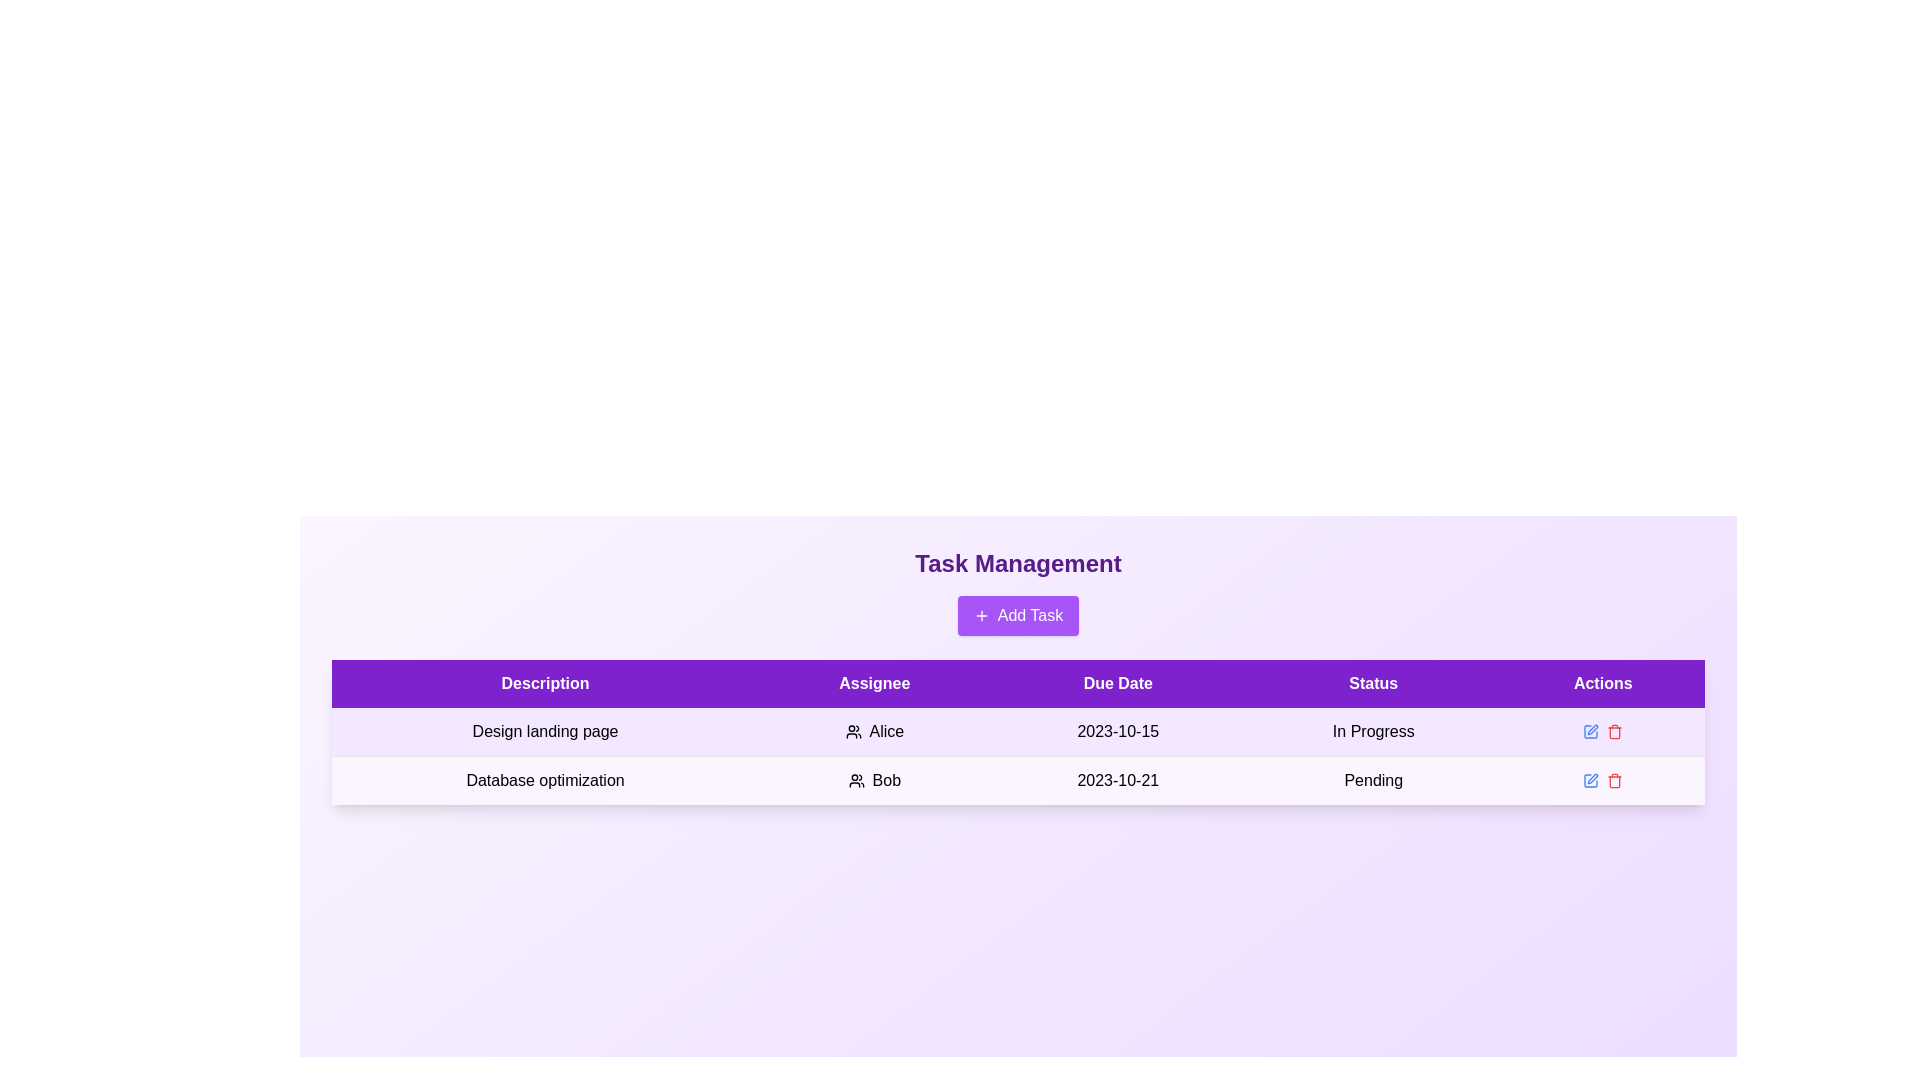 Image resolution: width=1920 pixels, height=1080 pixels. I want to click on the Text label displaying the current task status 'In Progress' in the 'Status' column of the task table for 'Design landing page', so click(1372, 732).